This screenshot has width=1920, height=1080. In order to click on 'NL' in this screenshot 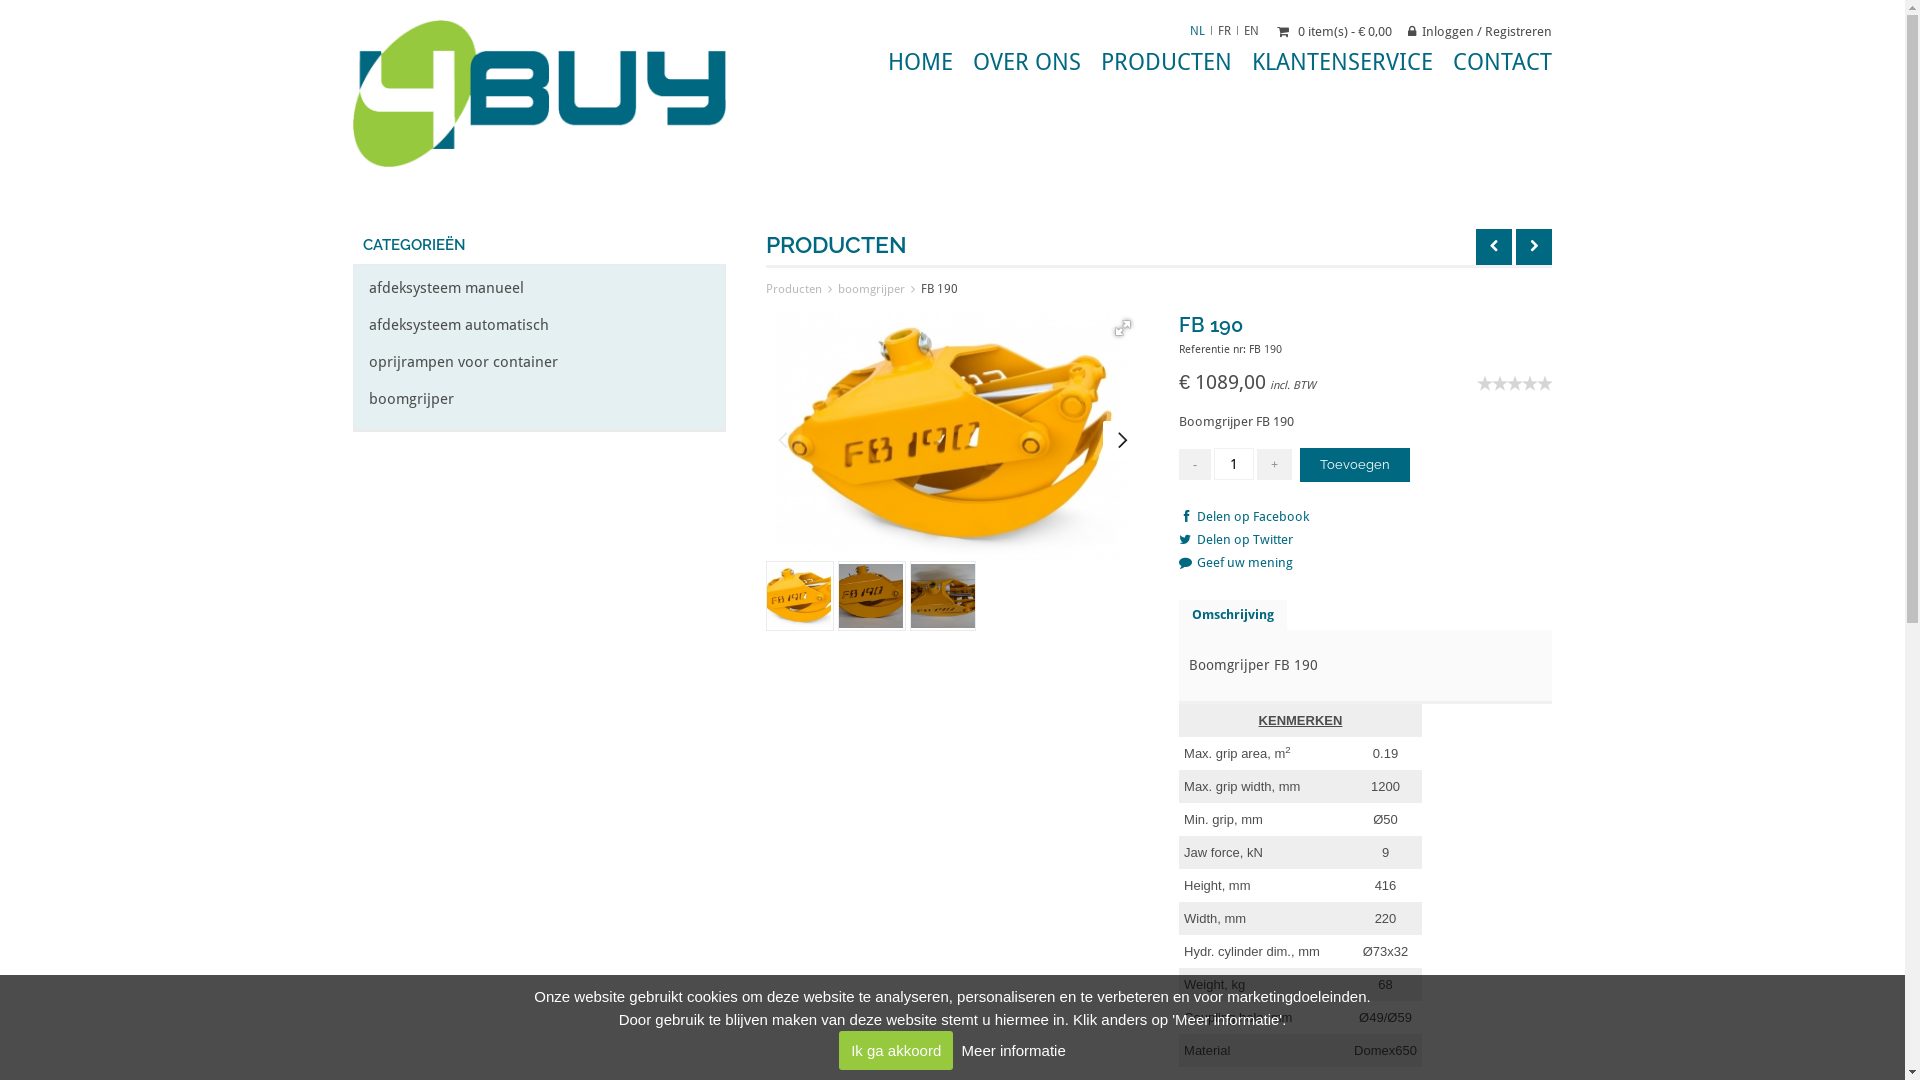, I will do `click(1197, 33)`.